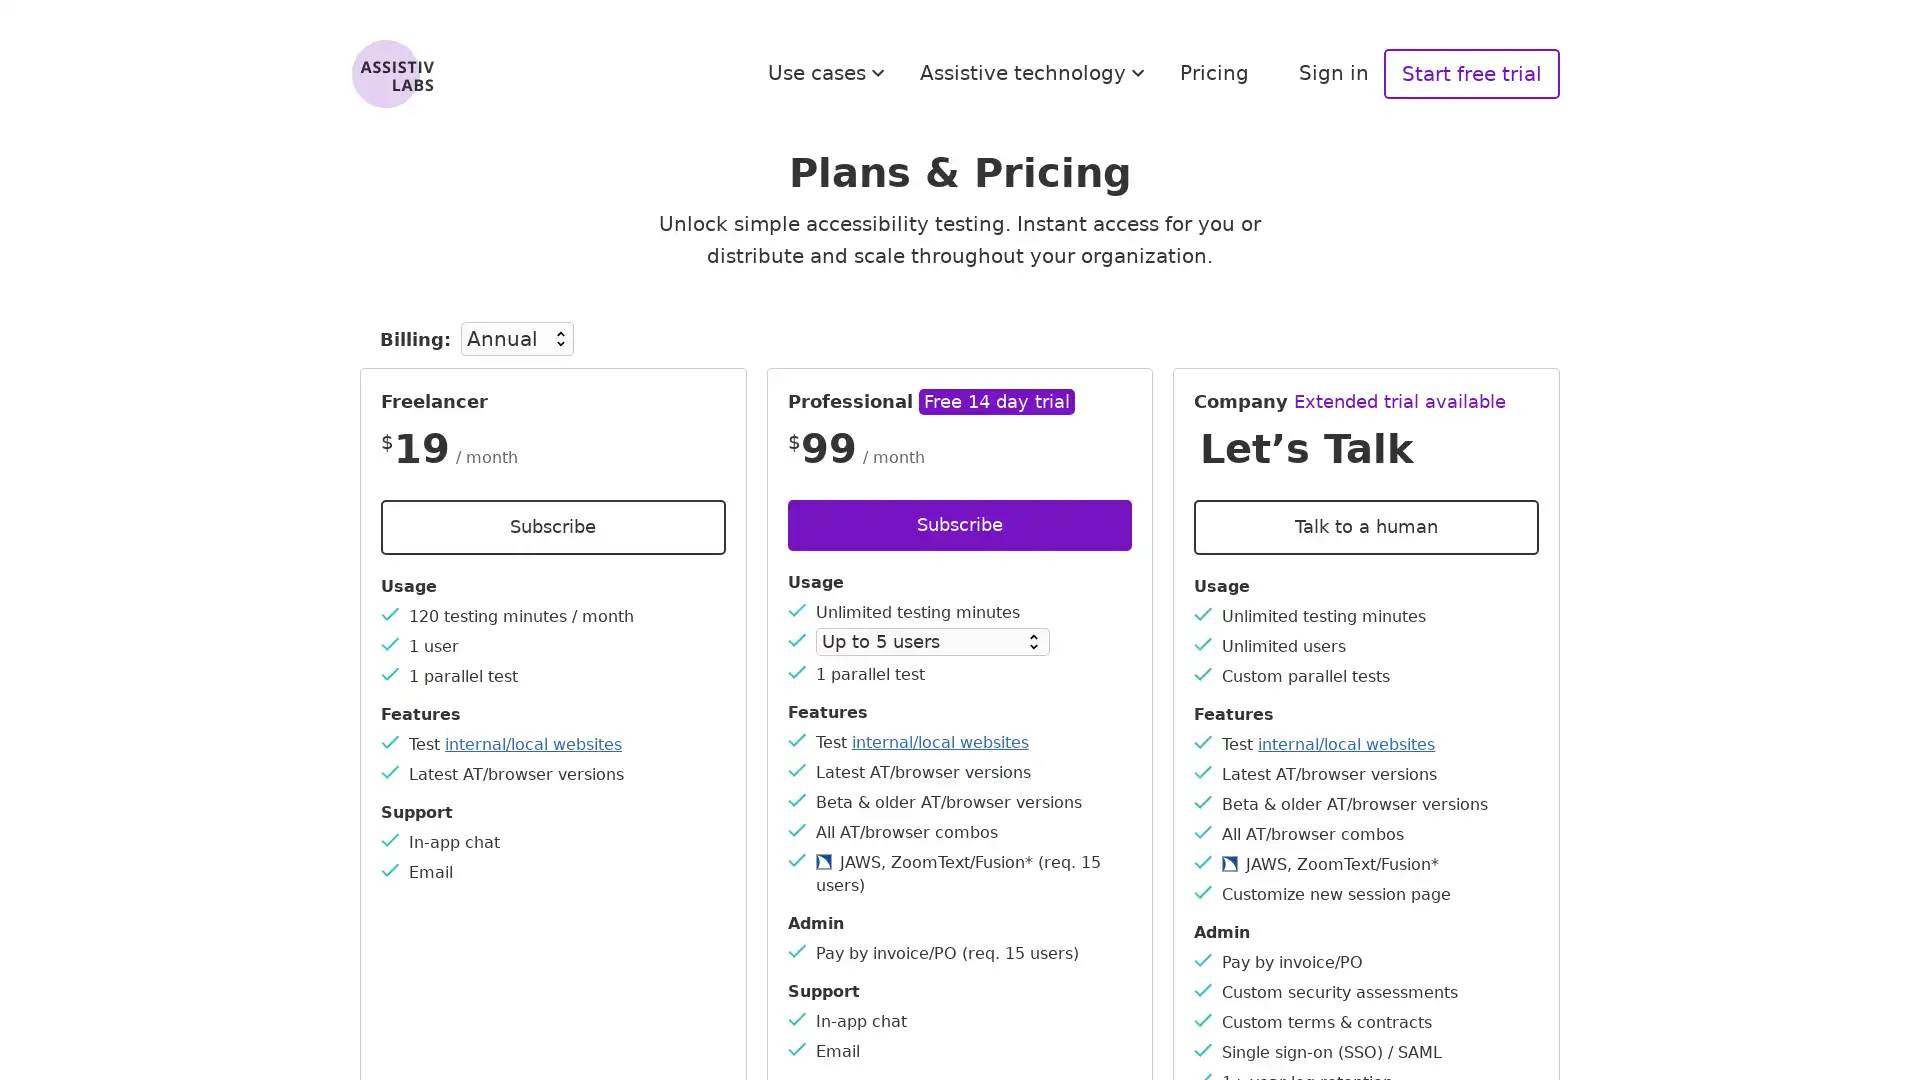  What do you see at coordinates (829, 72) in the screenshot?
I see `Use cases` at bounding box center [829, 72].